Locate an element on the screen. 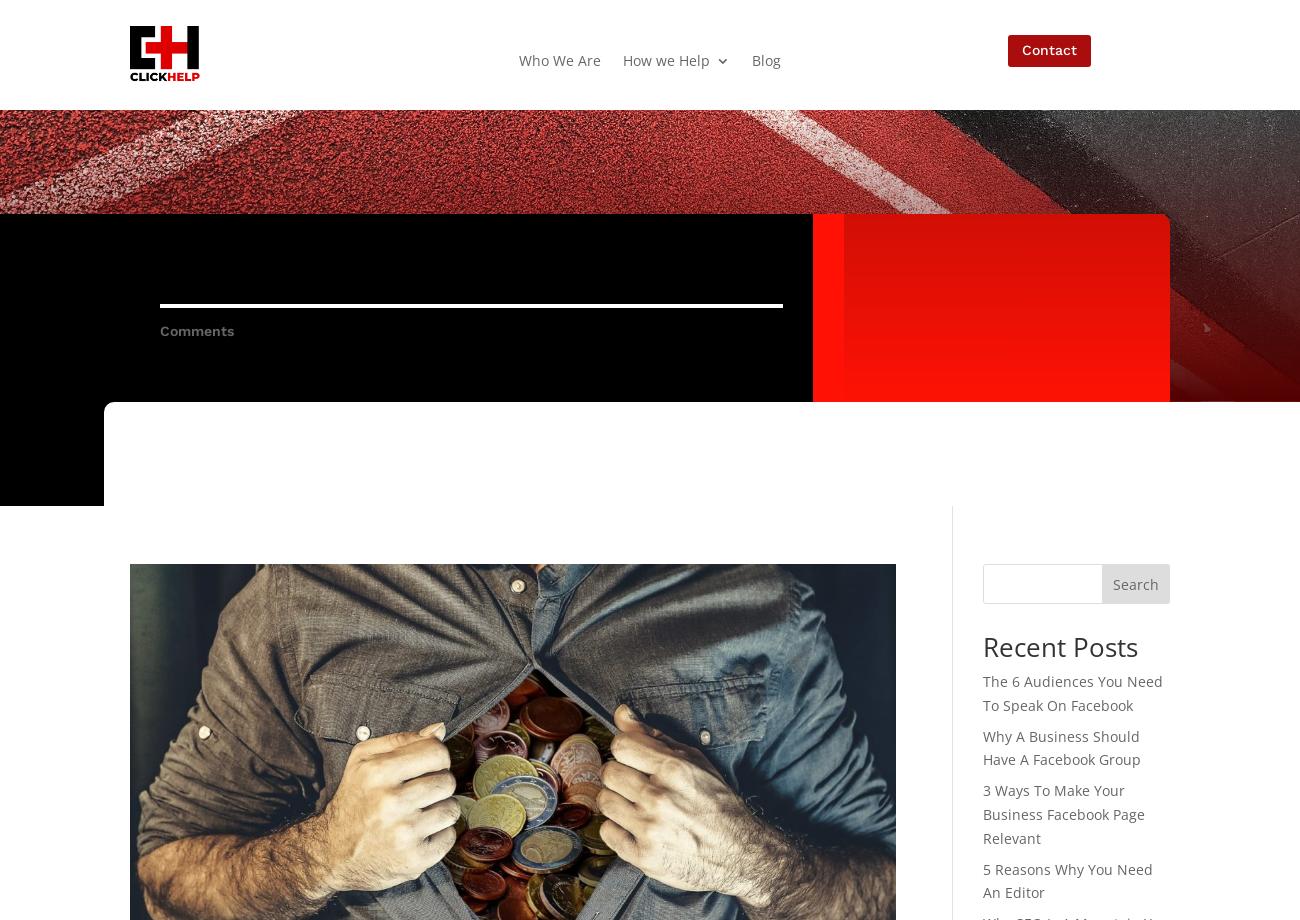 This screenshot has width=1300, height=920. 'SEO – Kingston Search Engine Optimization' is located at coordinates (726, 130).